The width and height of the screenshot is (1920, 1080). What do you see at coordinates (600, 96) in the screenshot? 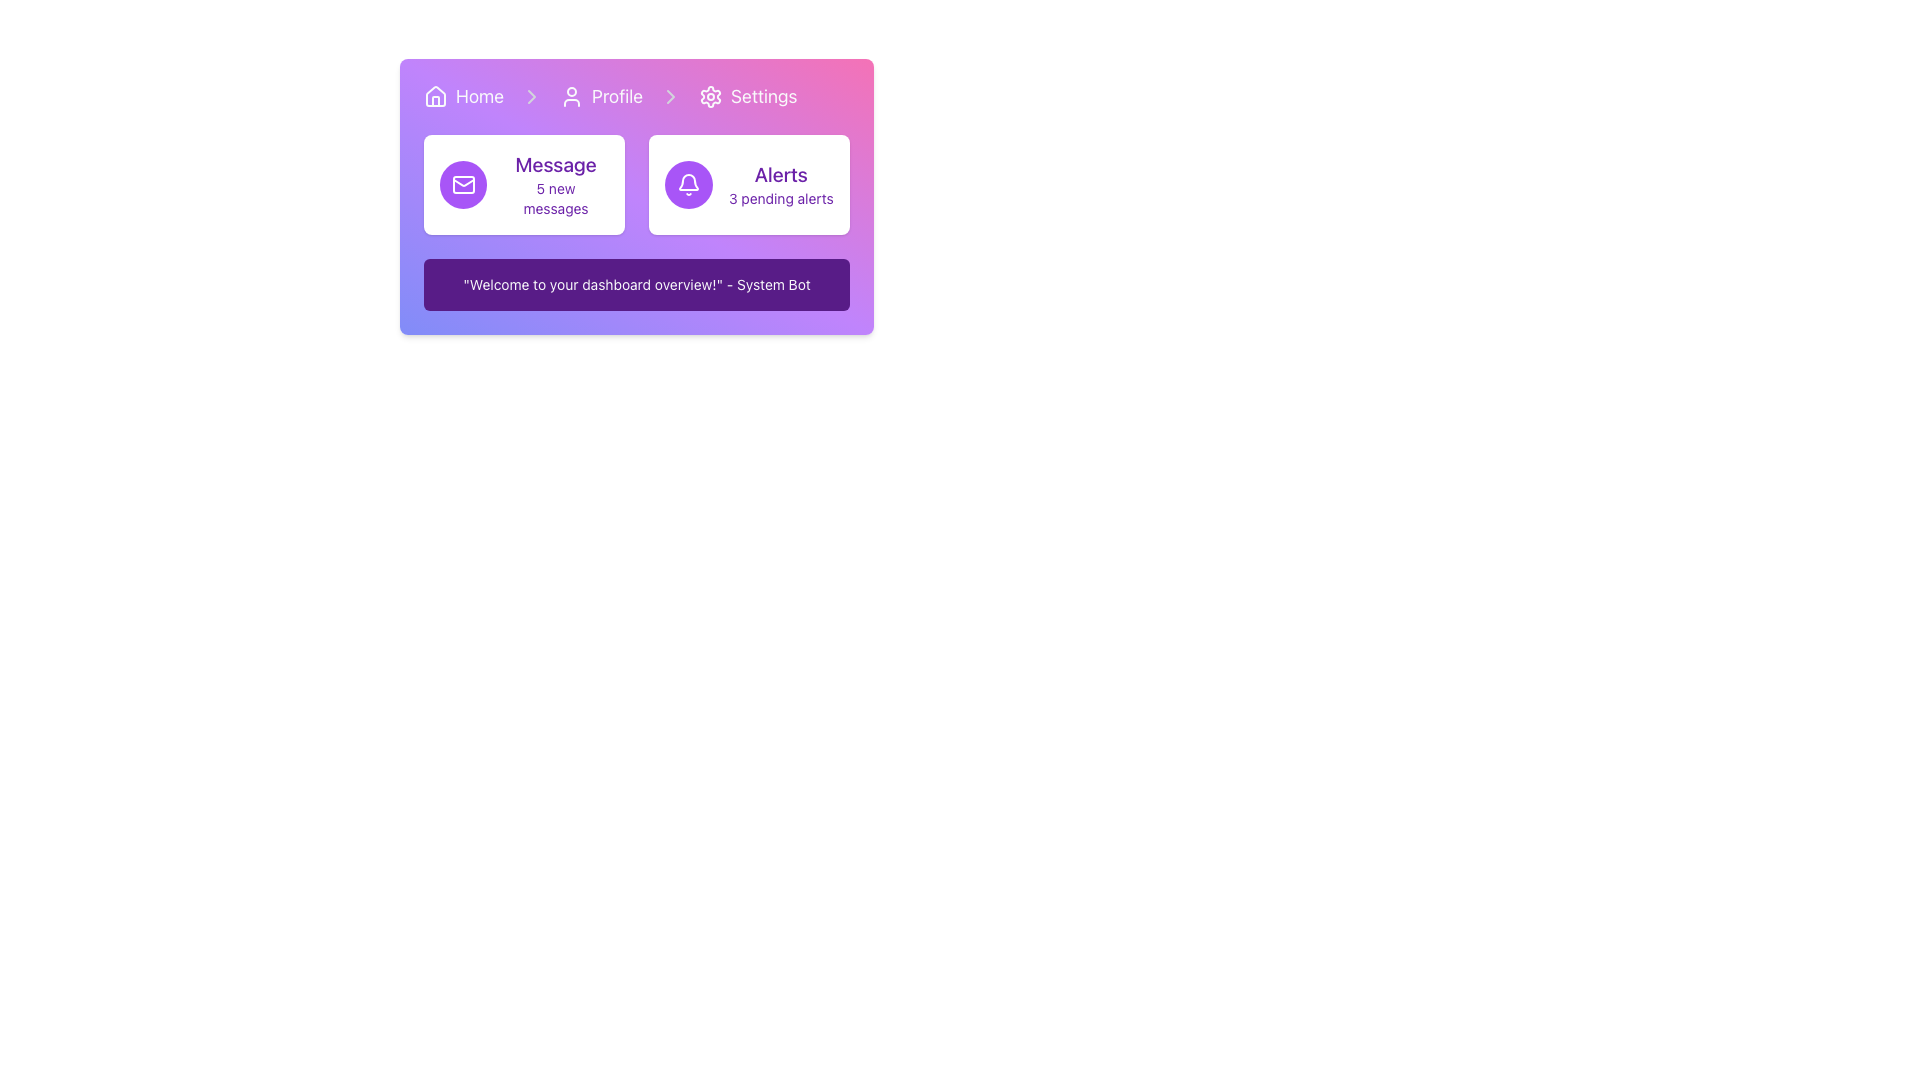
I see `the 'Profile' navigation link located in the header, which is the second item in the row of navigation links, between 'Home' and 'Settings'` at bounding box center [600, 96].